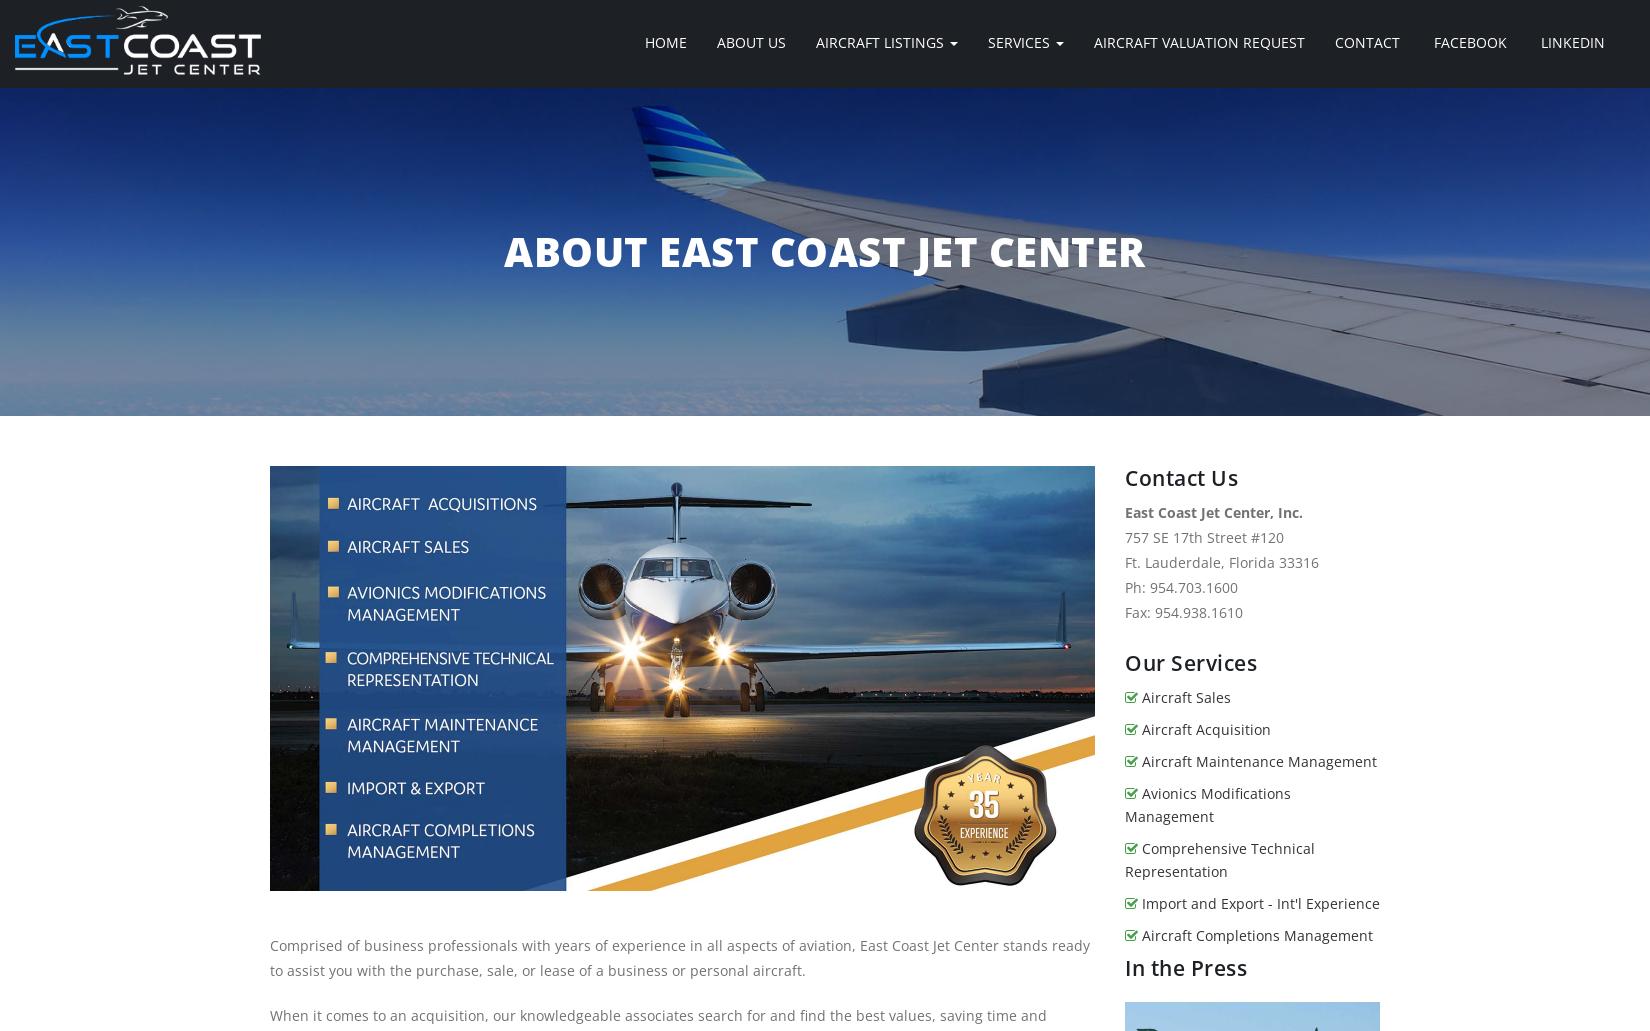 This screenshot has width=1650, height=1031. Describe the element at coordinates (1141, 697) in the screenshot. I see `'Aircraft Sales'` at that location.